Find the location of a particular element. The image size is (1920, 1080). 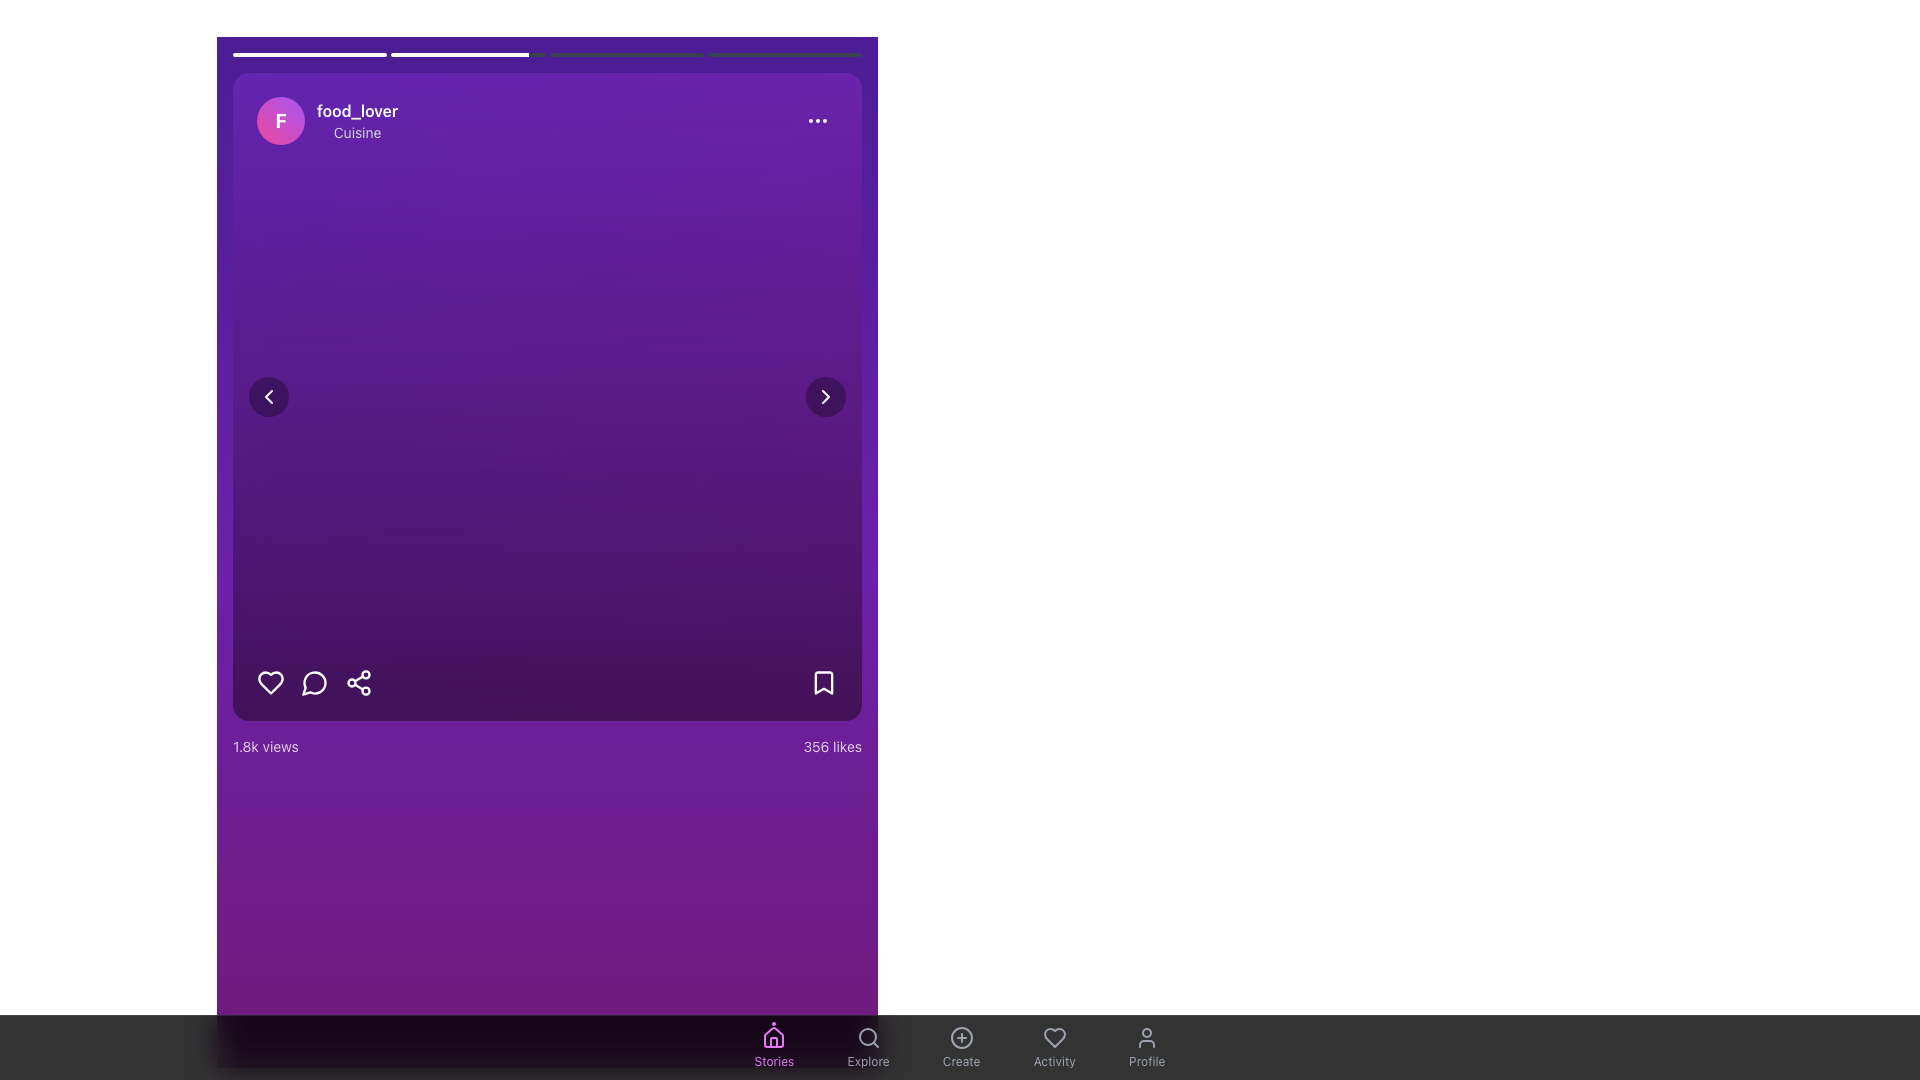

the button located at the top-right corner of a rectangular card that serves as a menu trigger or options expander is located at coordinates (817, 120).